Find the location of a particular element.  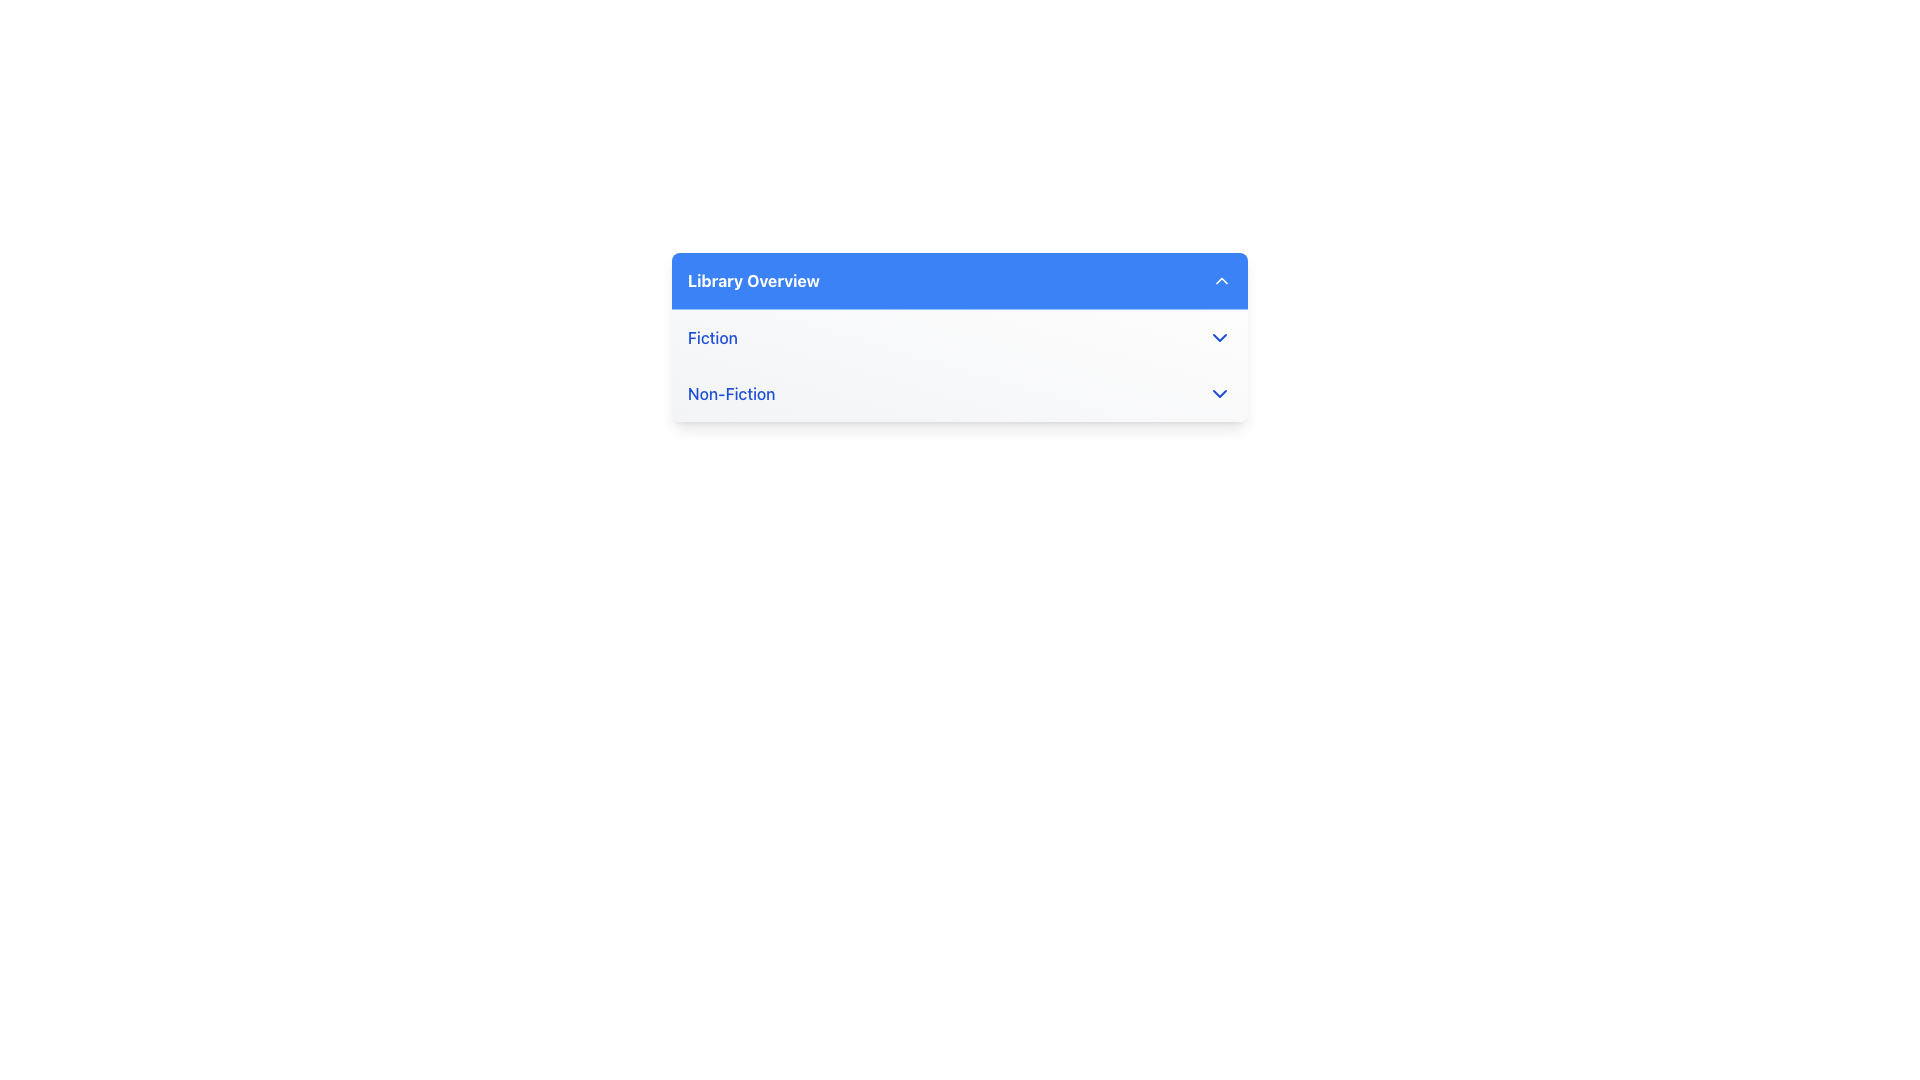

the Text label that serves as a header for the dropdown menu, which is positioned in the blue header bar at the top of the dropdown menu is located at coordinates (752, 281).